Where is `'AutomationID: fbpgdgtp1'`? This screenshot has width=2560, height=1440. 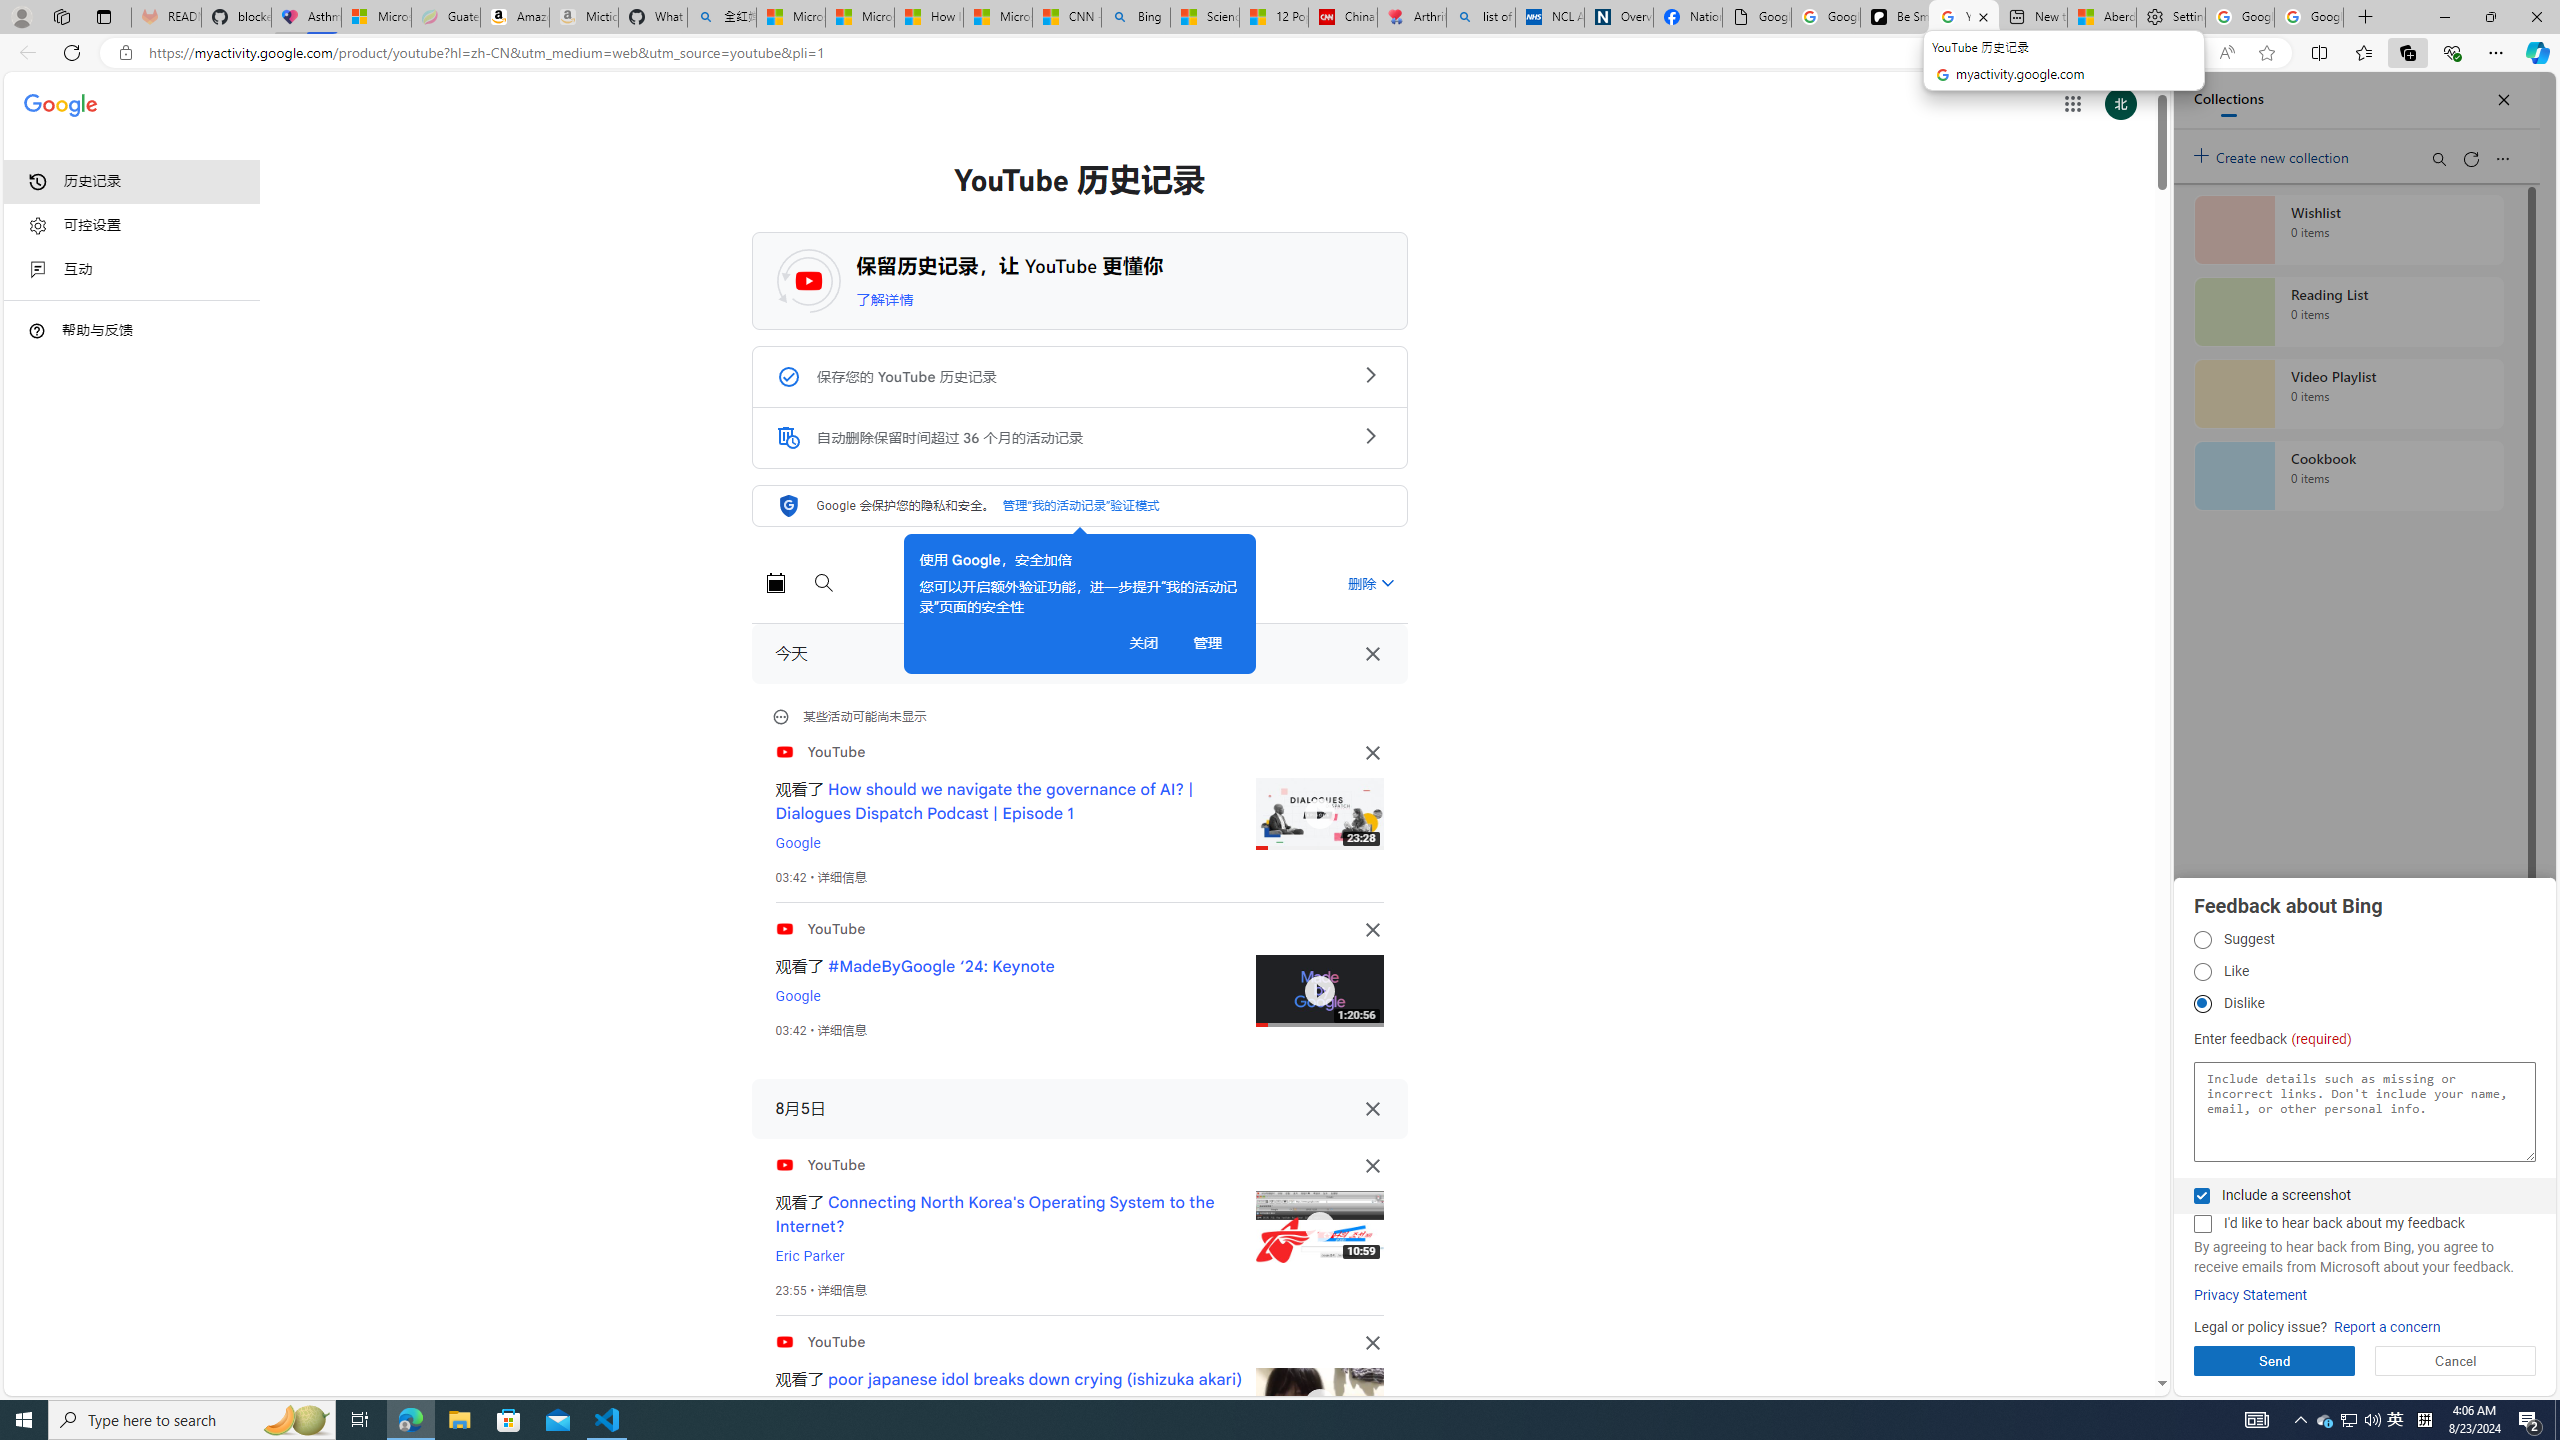 'AutomationID: fbpgdgtp1' is located at coordinates (2201, 939).